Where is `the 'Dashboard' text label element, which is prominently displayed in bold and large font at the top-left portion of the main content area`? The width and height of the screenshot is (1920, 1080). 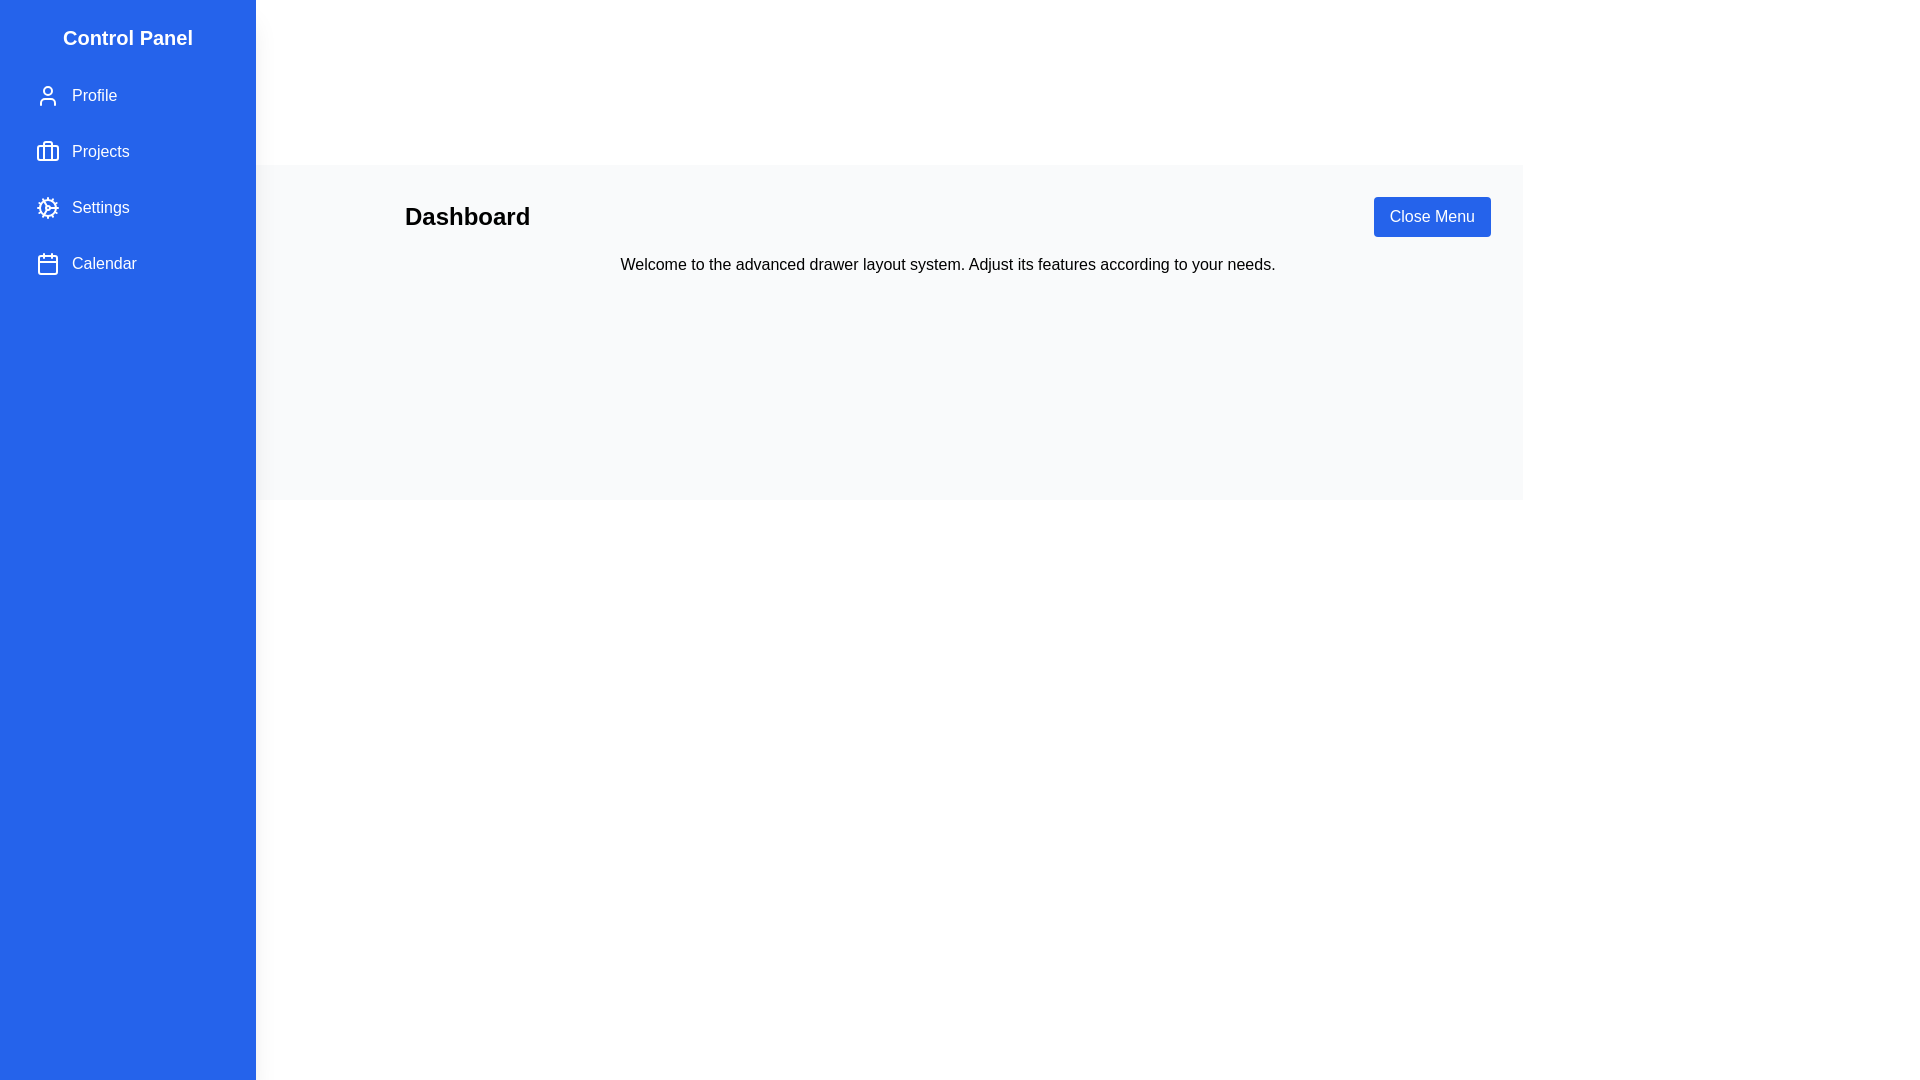 the 'Dashboard' text label element, which is prominently displayed in bold and large font at the top-left portion of the main content area is located at coordinates (466, 216).